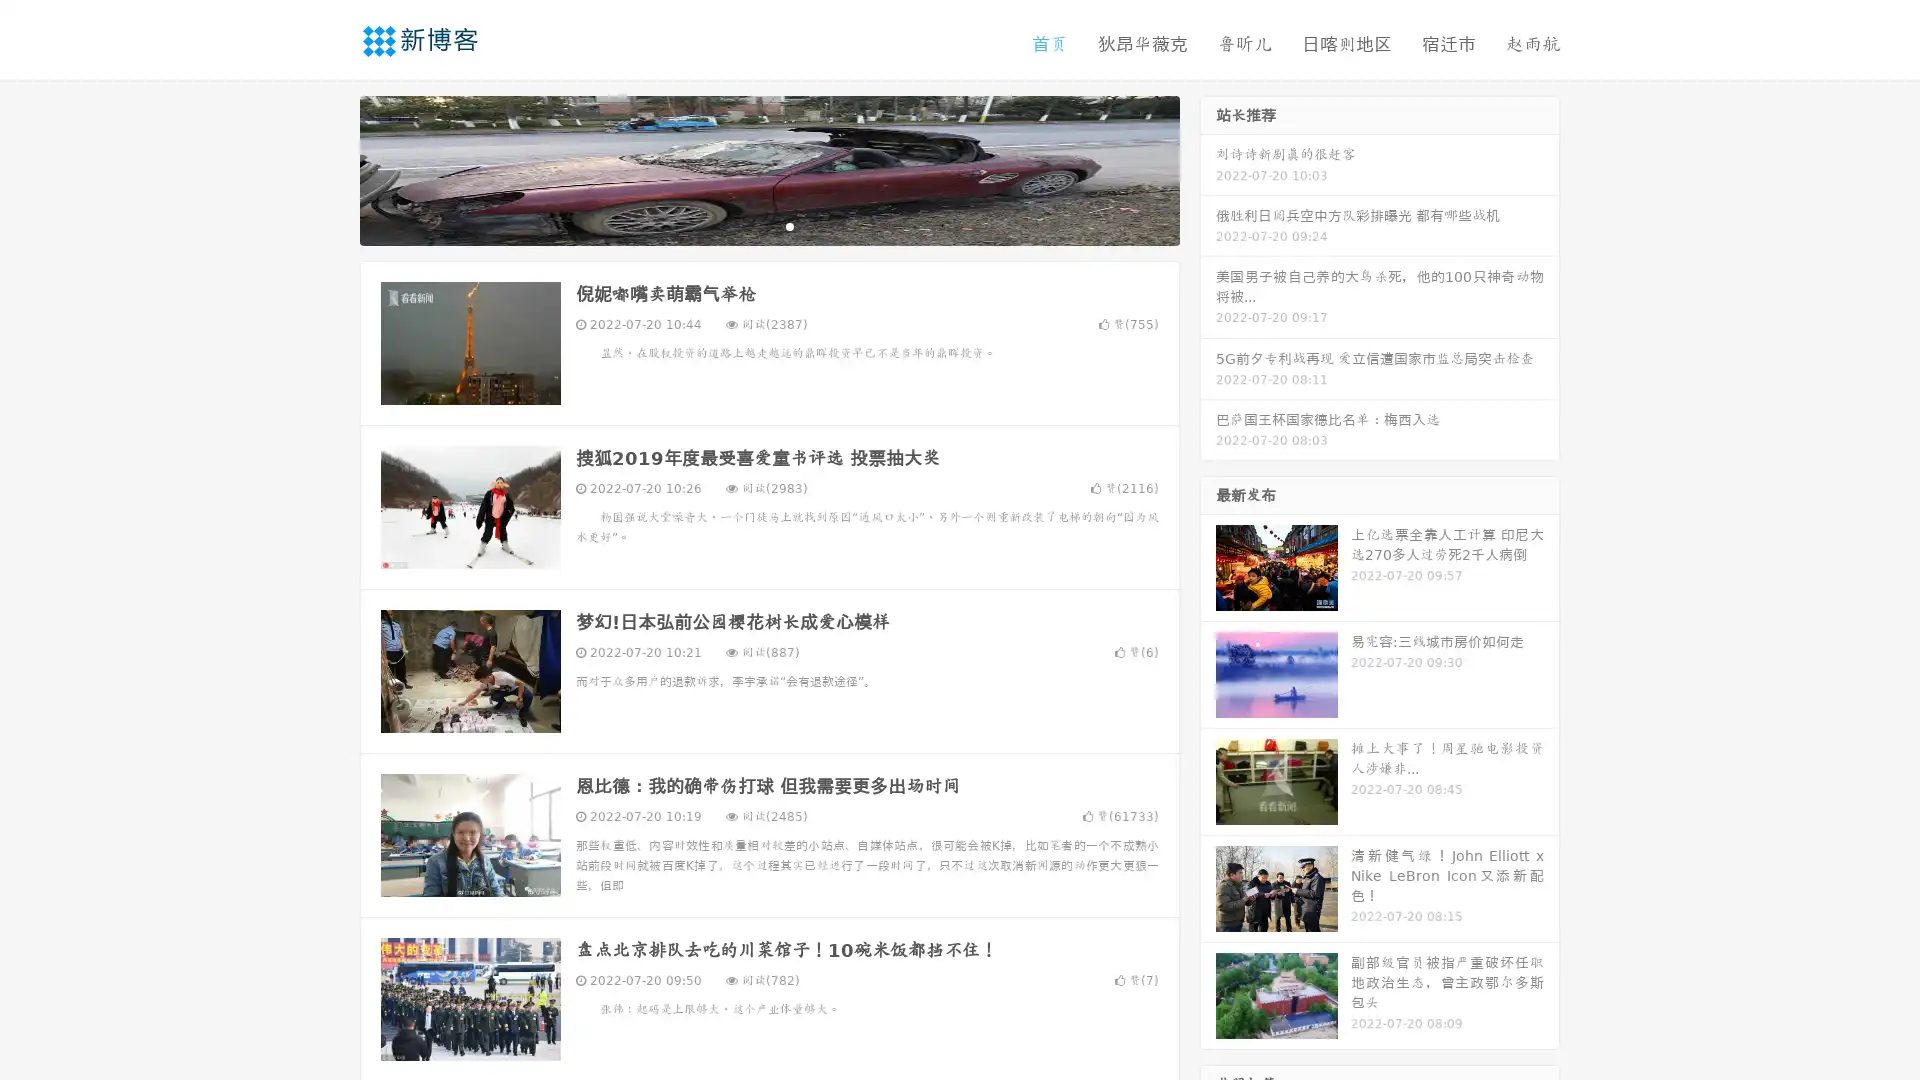 The width and height of the screenshot is (1920, 1080). Describe the element at coordinates (1208, 168) in the screenshot. I see `Next slide` at that location.